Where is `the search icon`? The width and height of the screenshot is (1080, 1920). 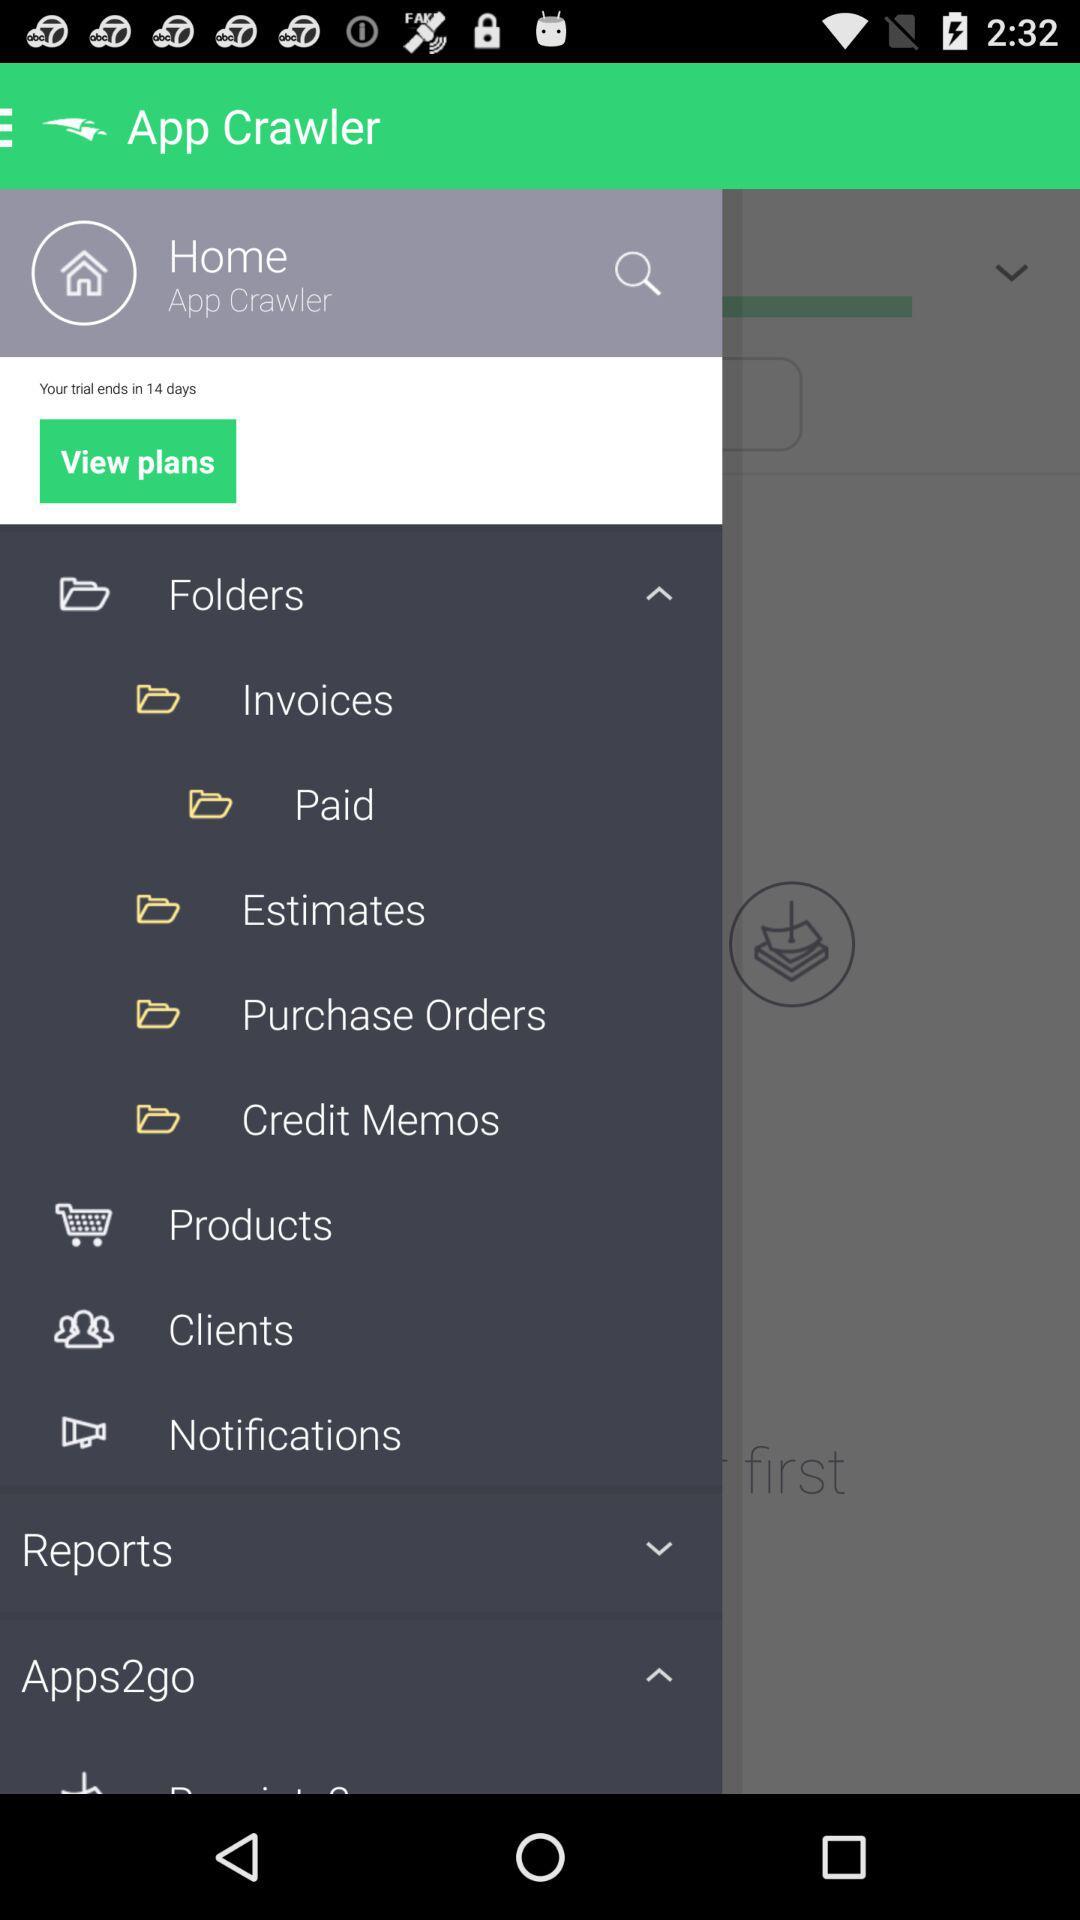 the search icon is located at coordinates (638, 291).